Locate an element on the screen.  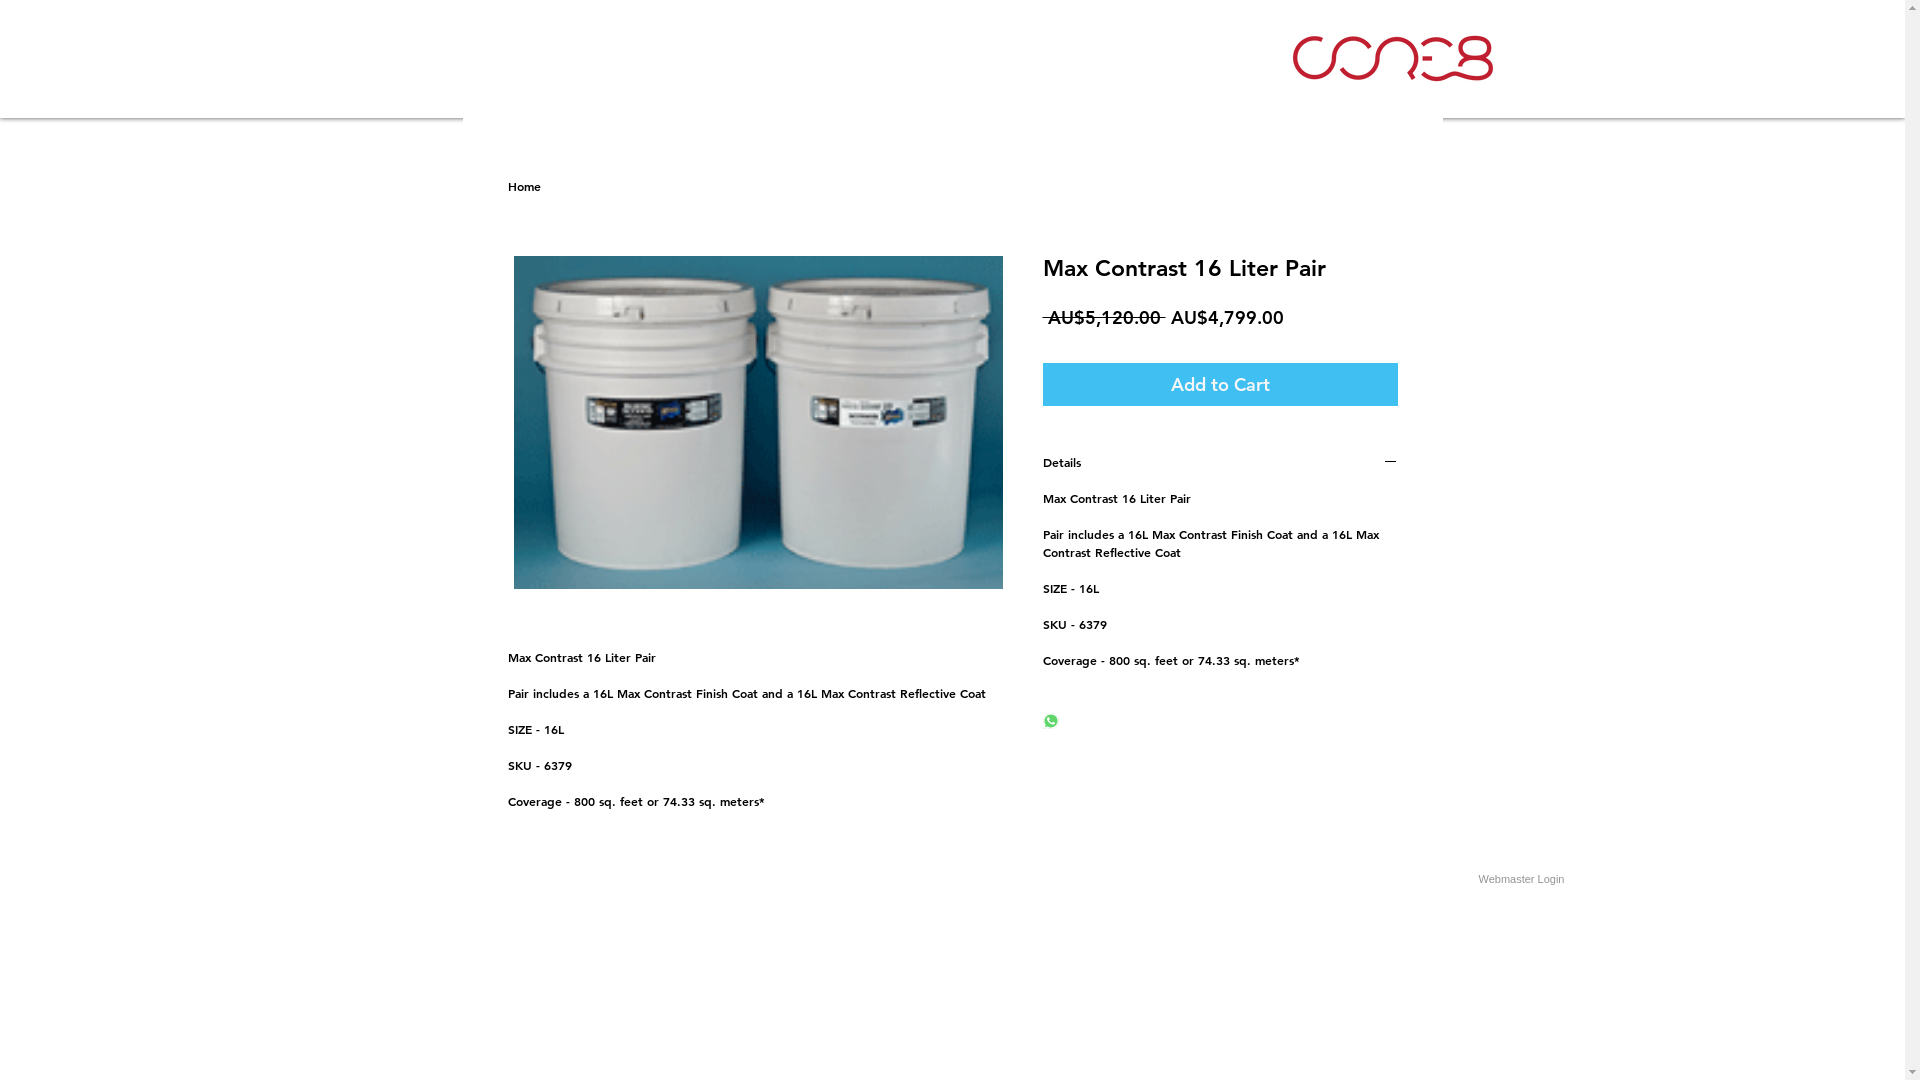
'Webmaster Login' is located at coordinates (1520, 878).